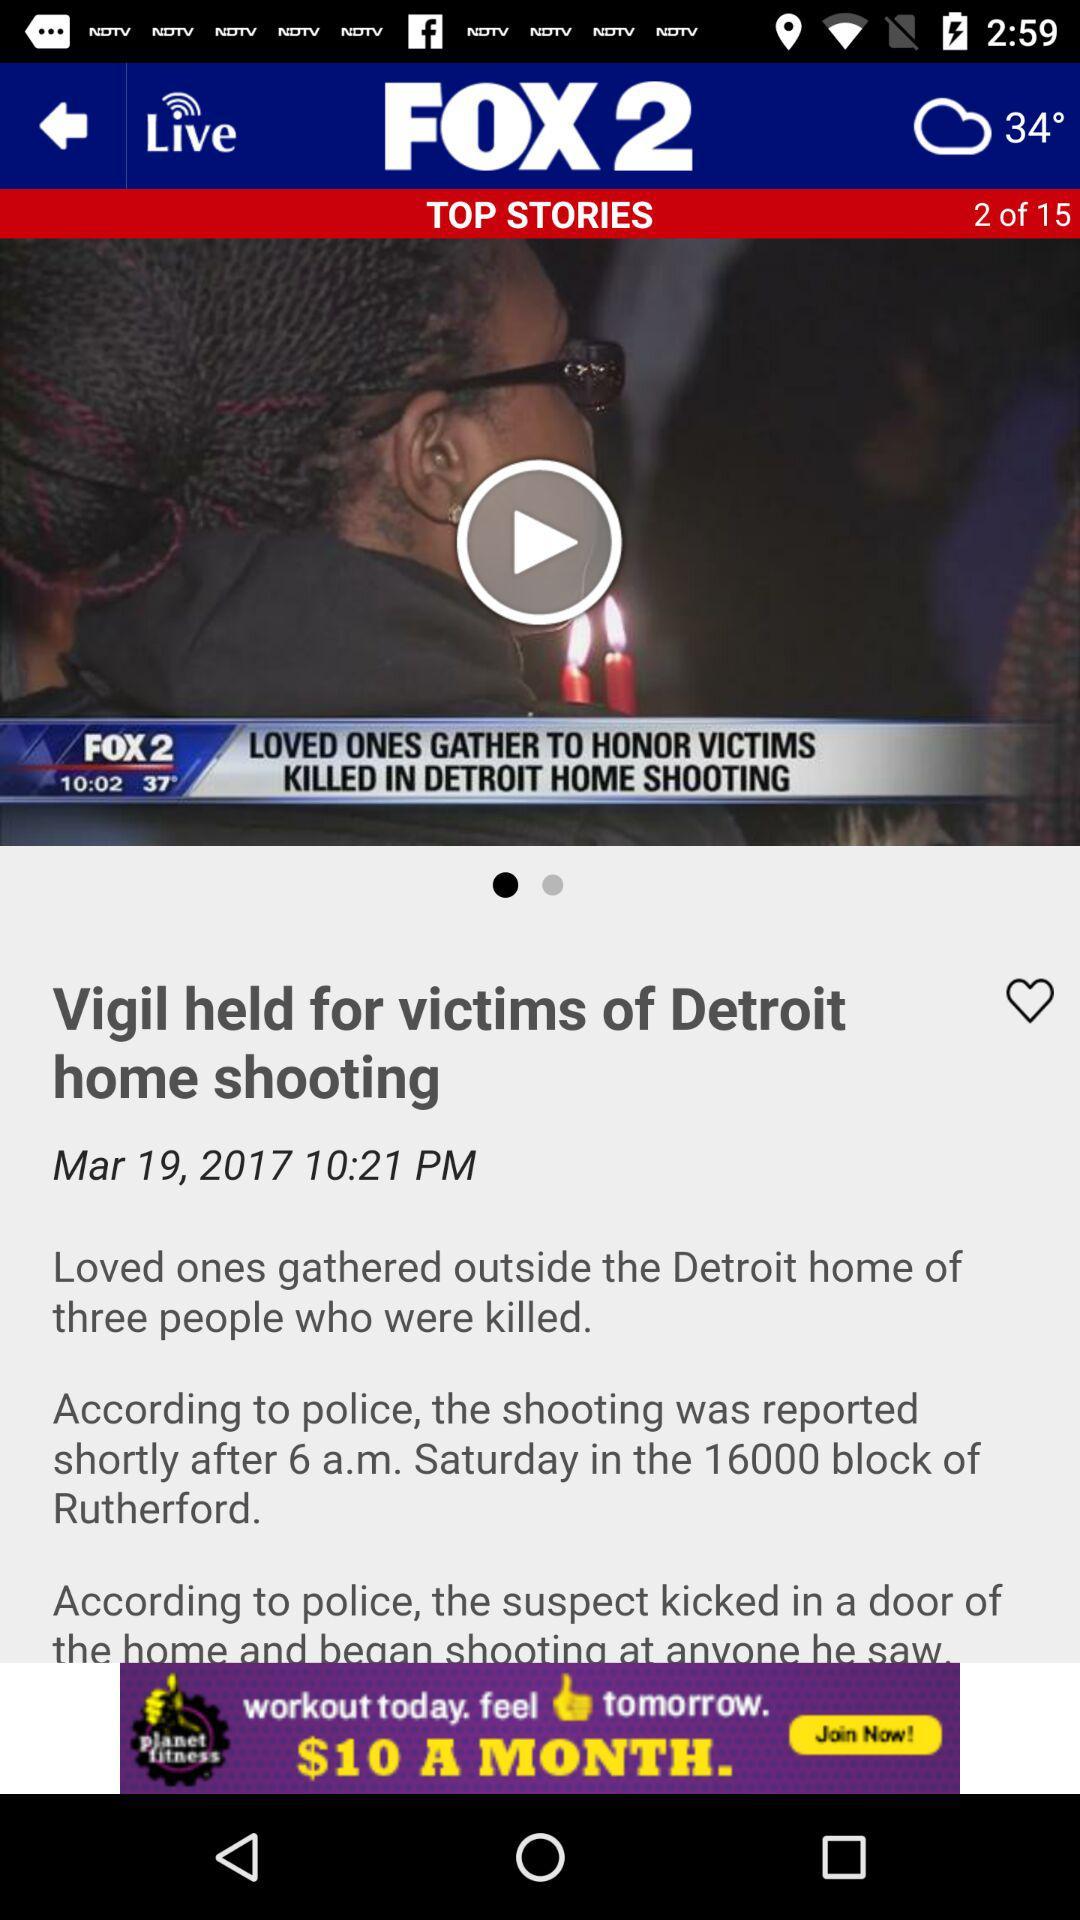 The image size is (1080, 1920). Describe the element at coordinates (1017, 1000) in the screenshot. I see `like` at that location.